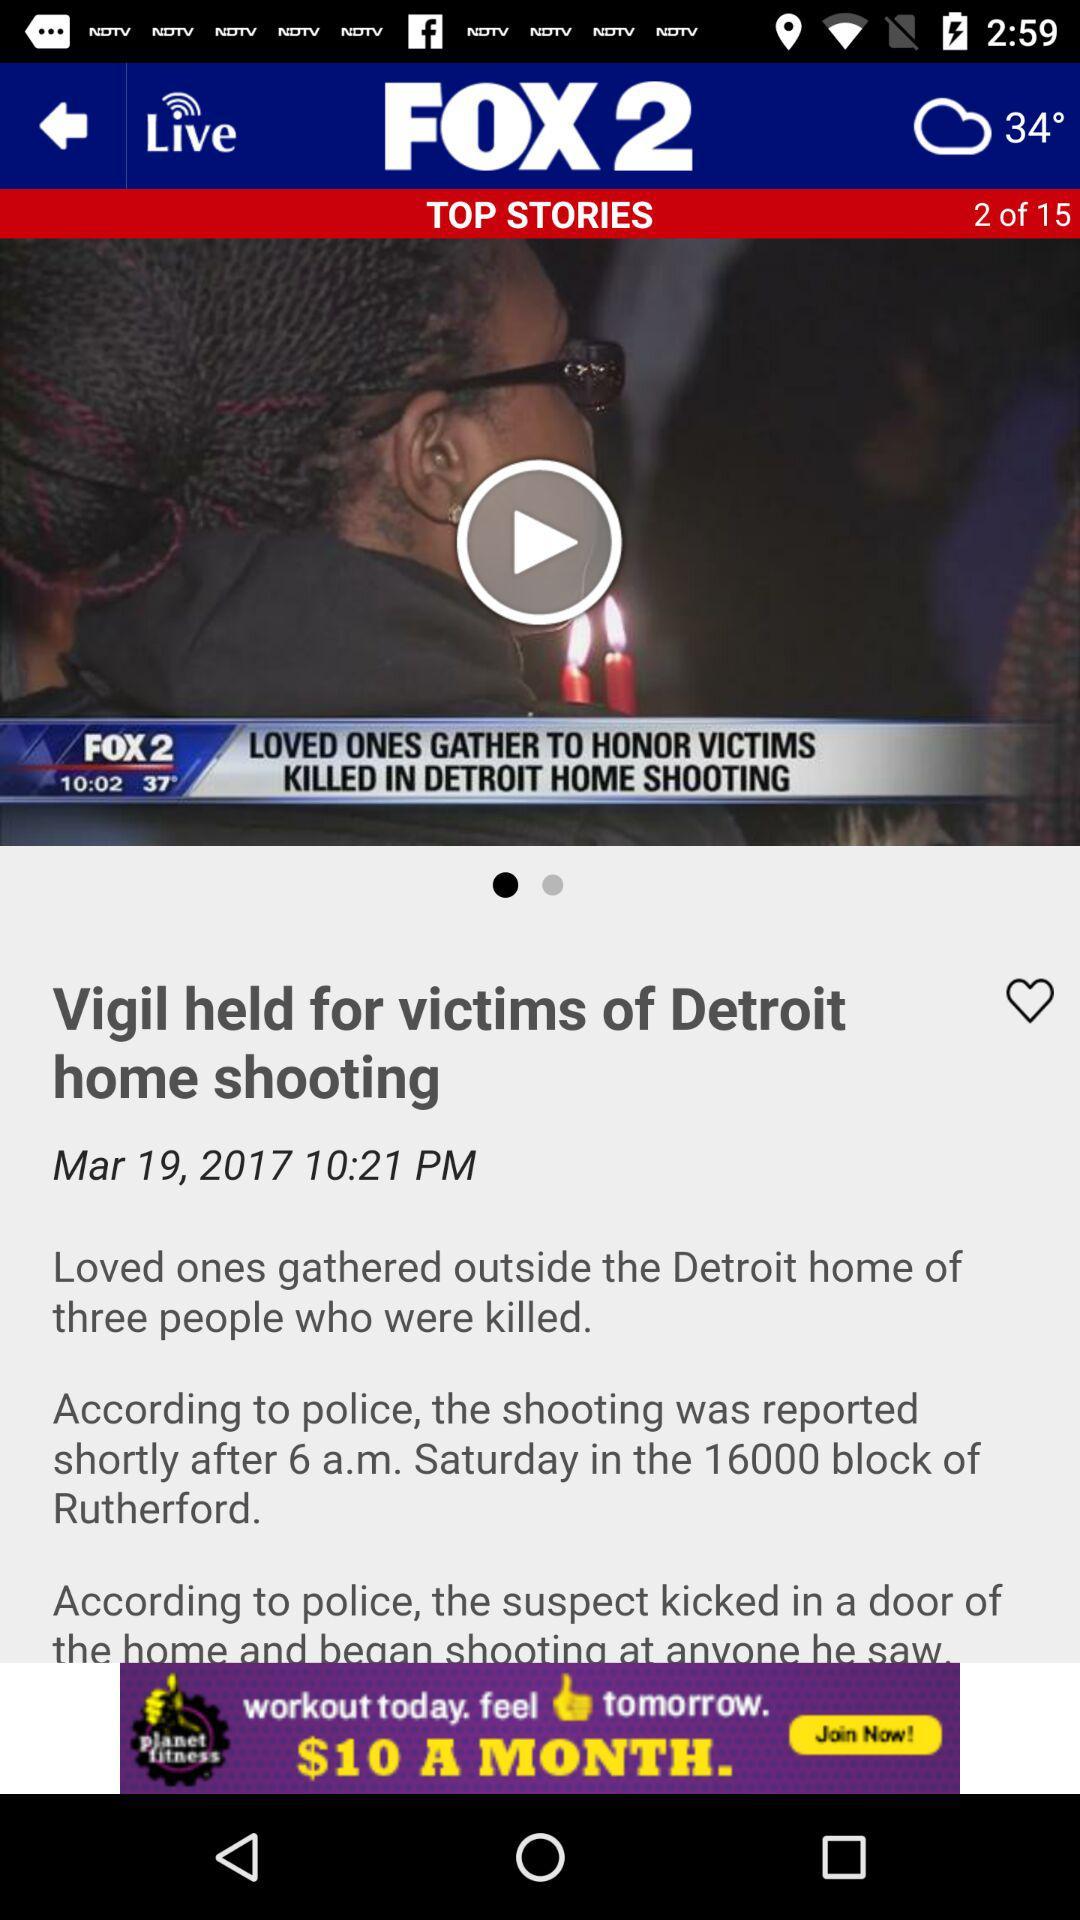 The image size is (1080, 1920). Describe the element at coordinates (1017, 1000) in the screenshot. I see `like` at that location.